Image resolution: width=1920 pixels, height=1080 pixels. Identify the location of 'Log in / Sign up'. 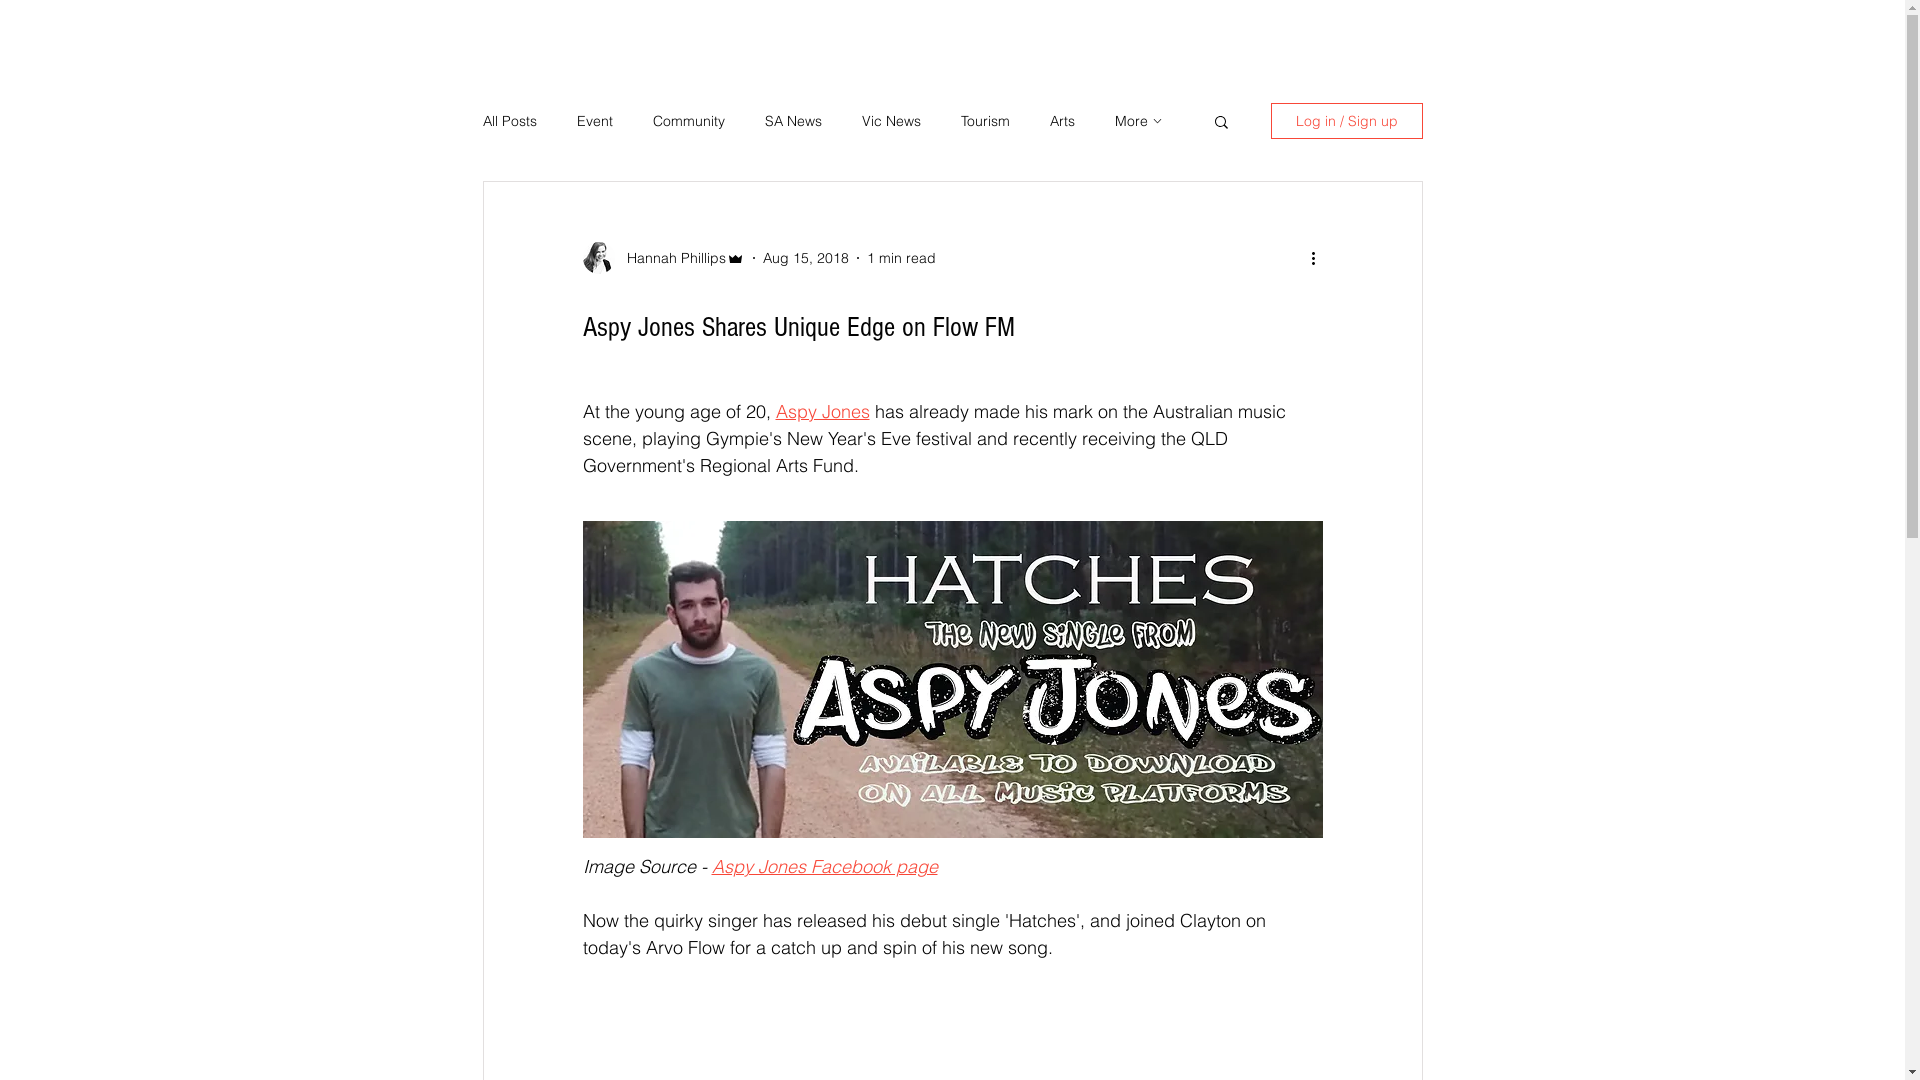
(1269, 120).